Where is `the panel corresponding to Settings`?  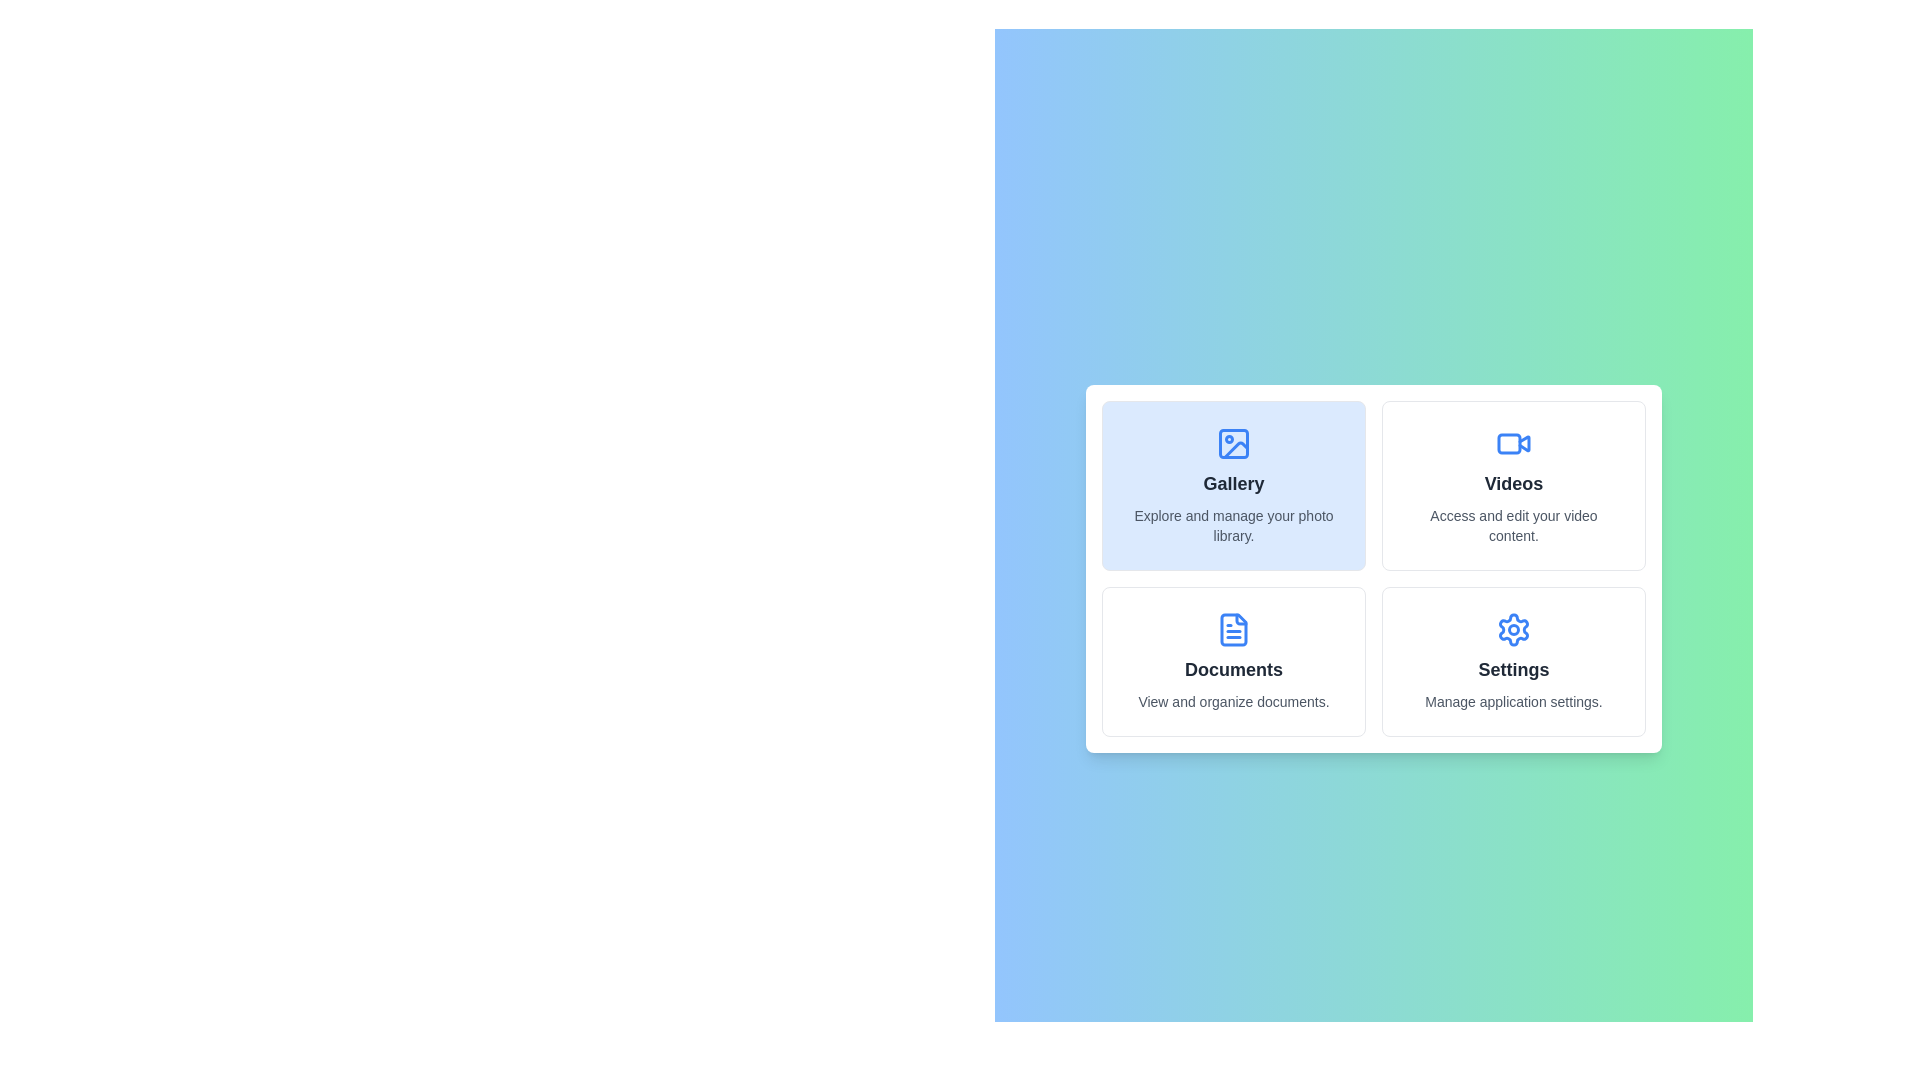 the panel corresponding to Settings is located at coordinates (1513, 662).